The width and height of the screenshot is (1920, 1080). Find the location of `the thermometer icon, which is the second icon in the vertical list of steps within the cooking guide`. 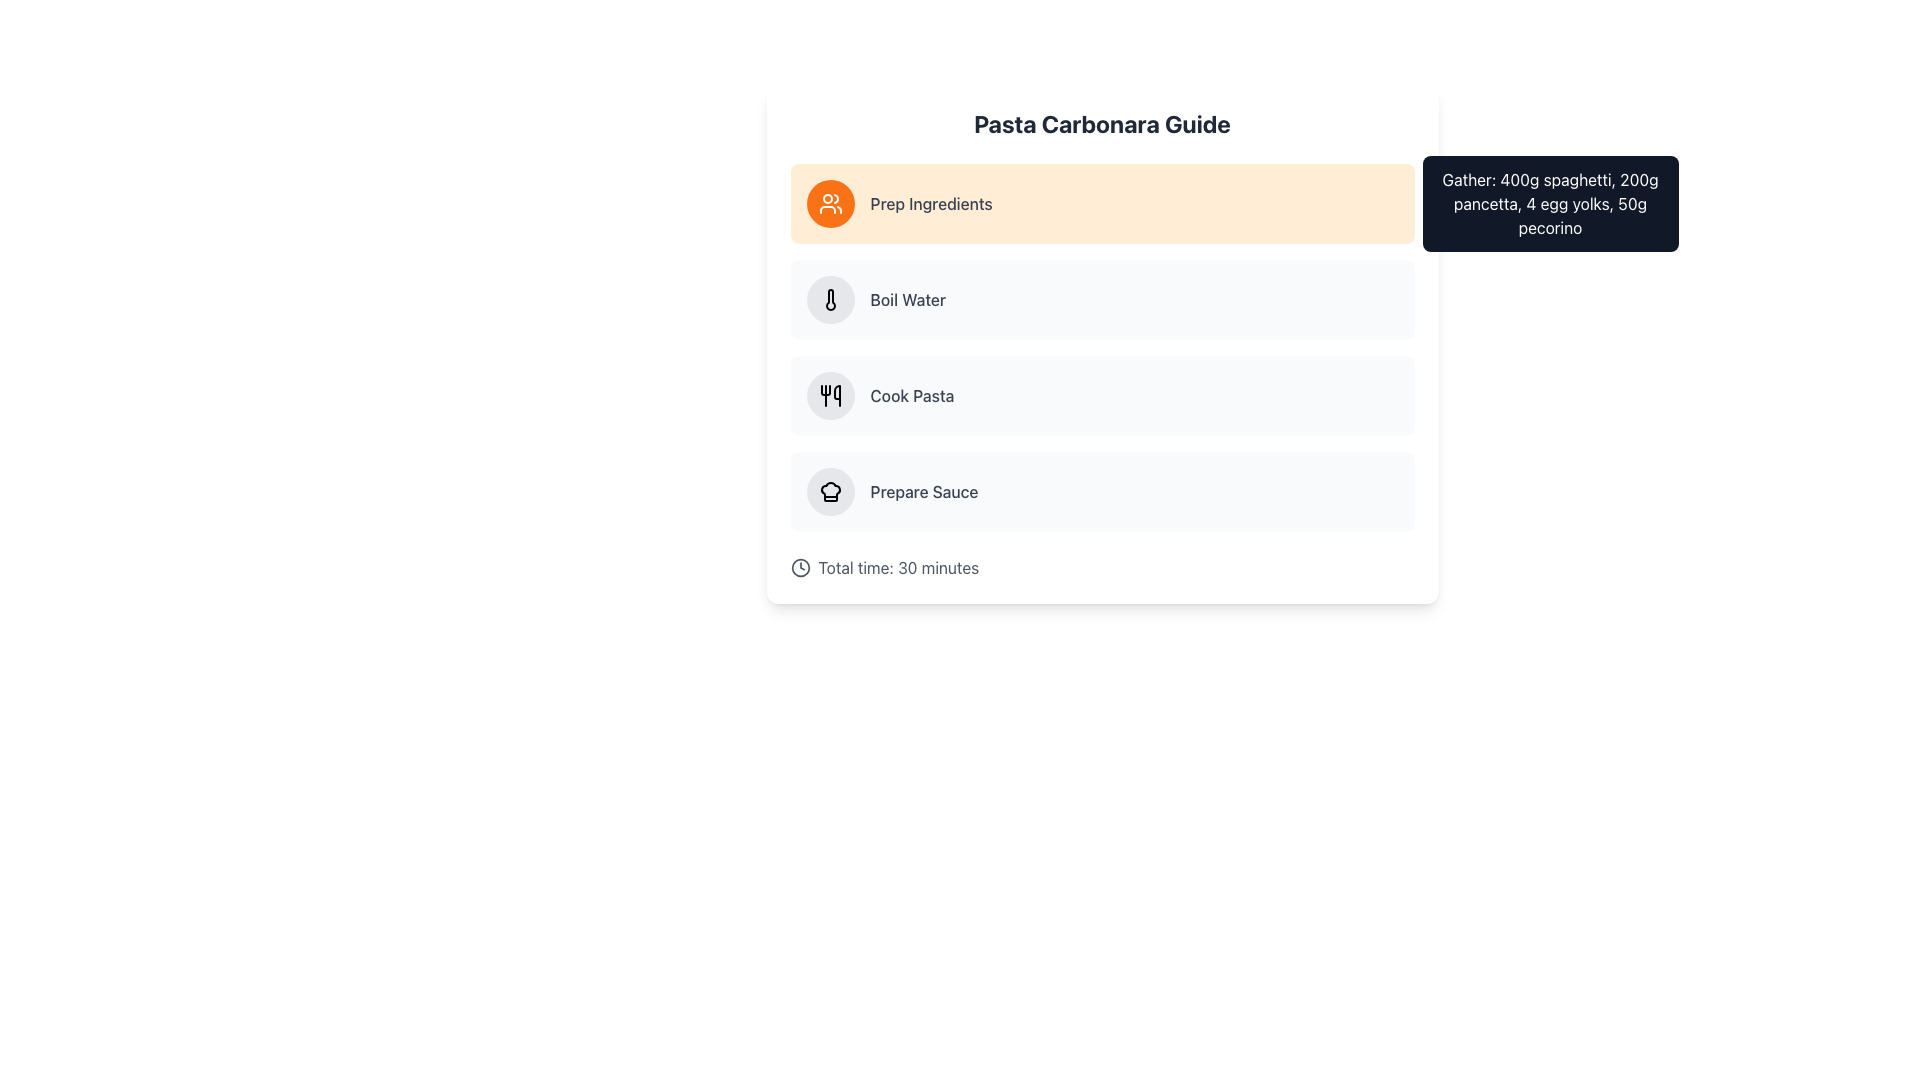

the thermometer icon, which is the second icon in the vertical list of steps within the cooking guide is located at coordinates (830, 300).